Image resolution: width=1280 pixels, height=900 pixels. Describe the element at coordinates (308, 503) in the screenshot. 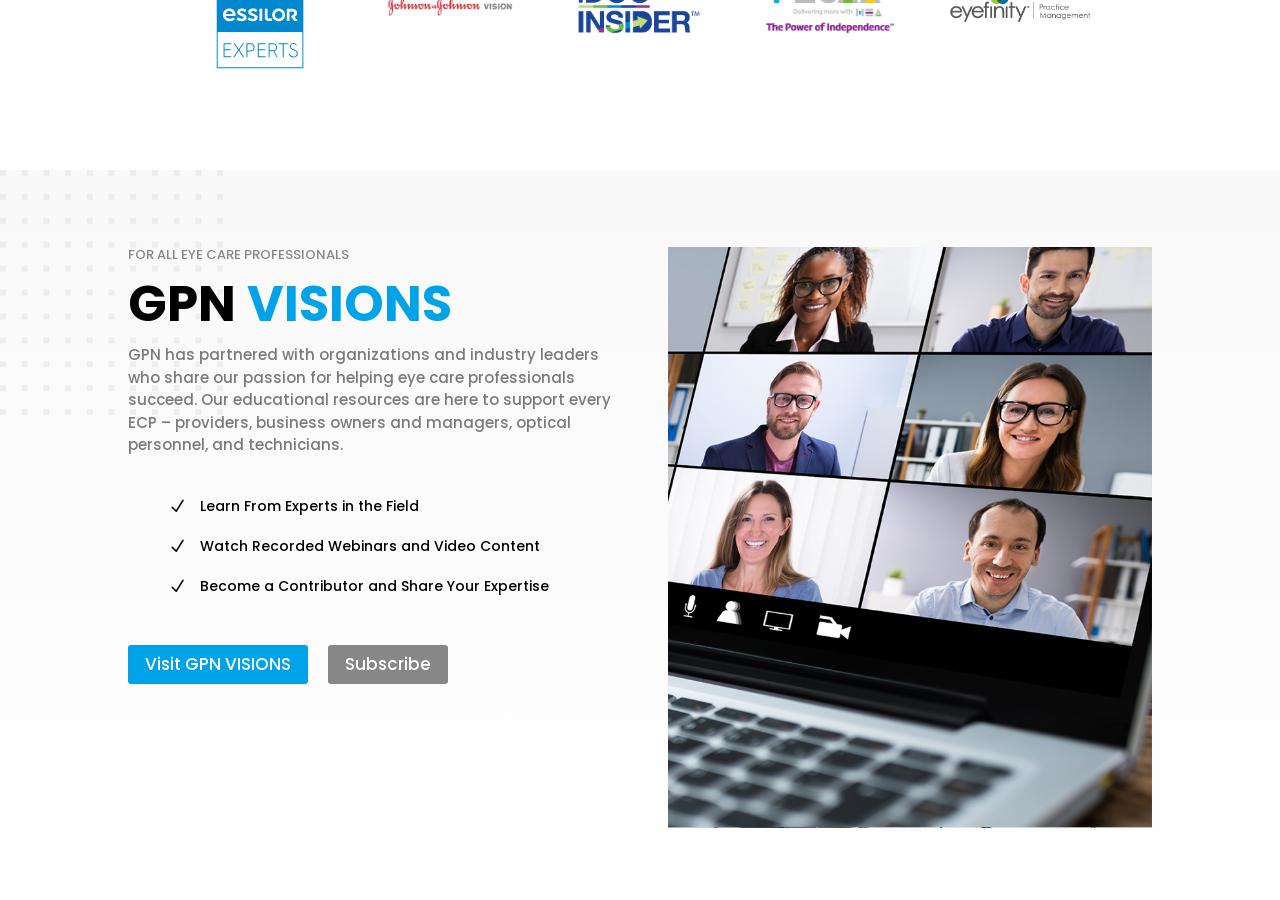

I see `'Learn From Experts in the Field'` at that location.